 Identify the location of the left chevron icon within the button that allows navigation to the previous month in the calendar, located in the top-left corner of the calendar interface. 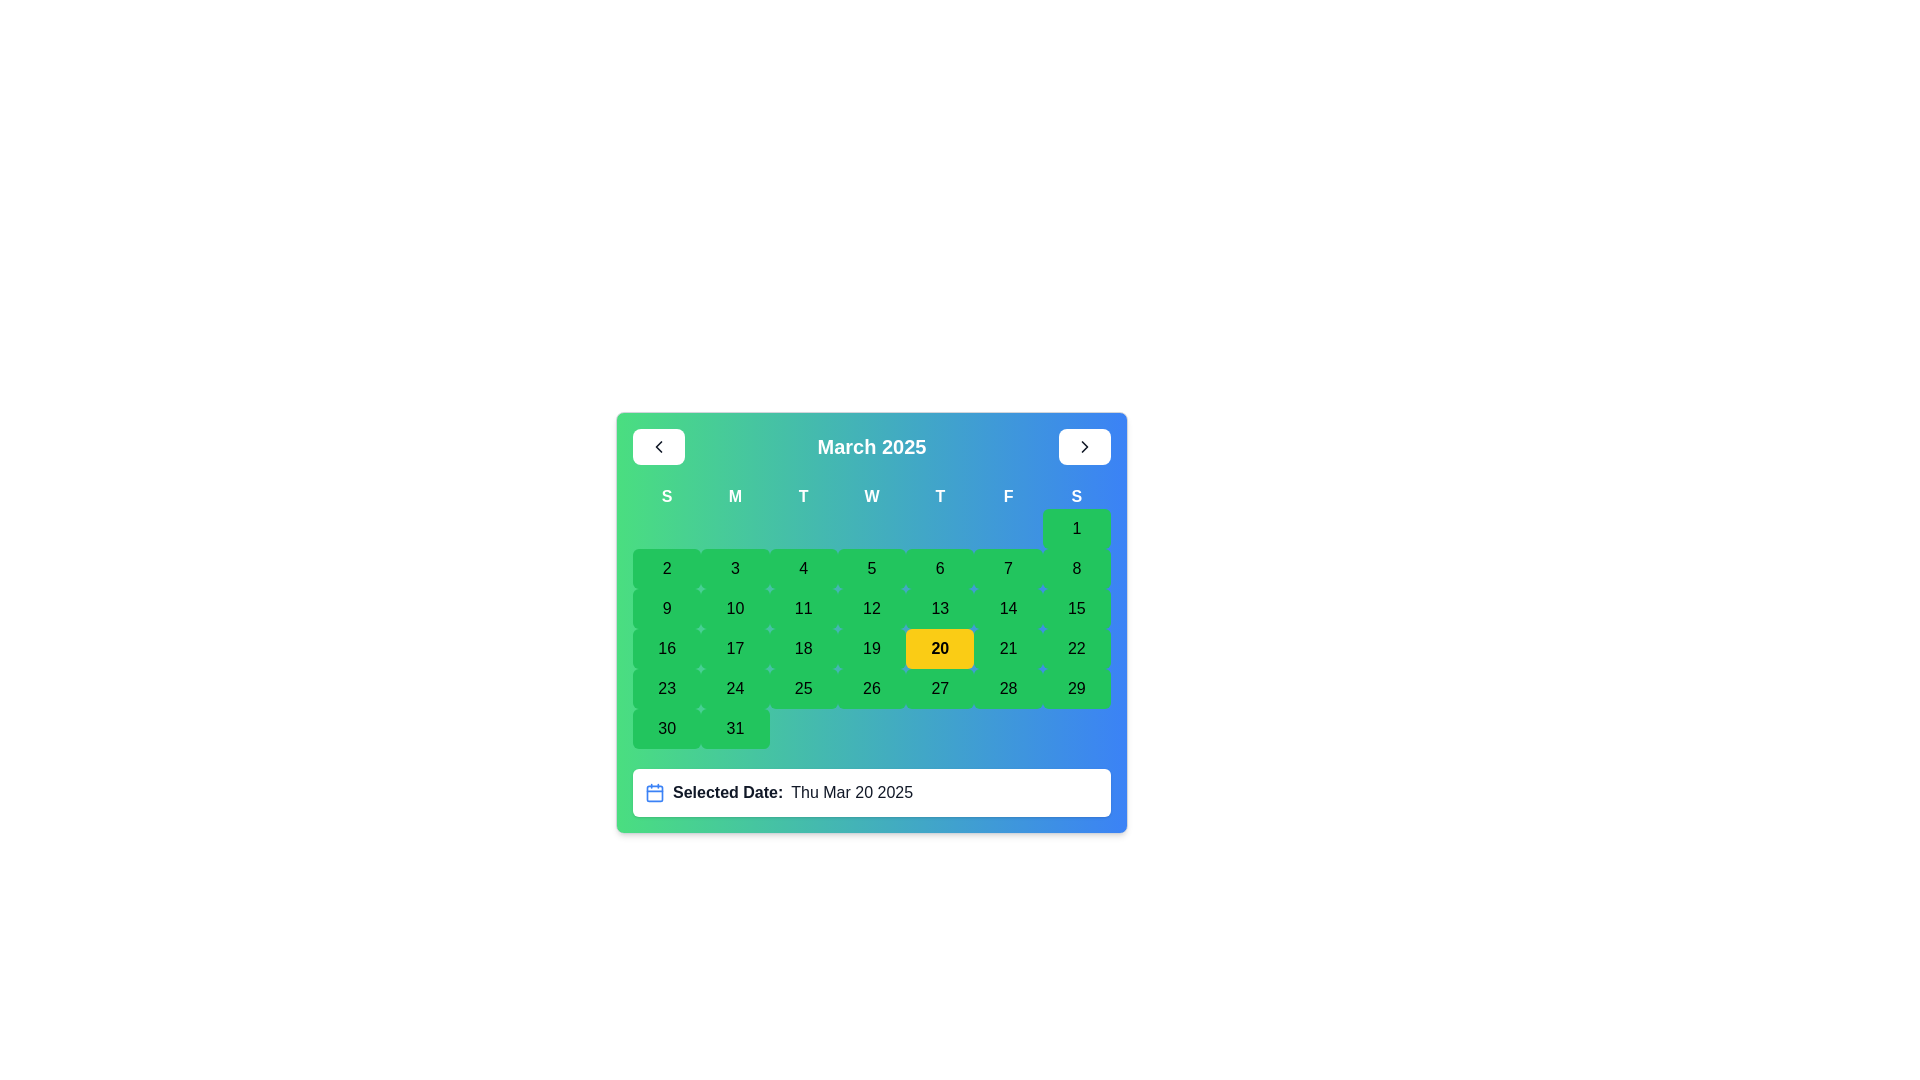
(658, 446).